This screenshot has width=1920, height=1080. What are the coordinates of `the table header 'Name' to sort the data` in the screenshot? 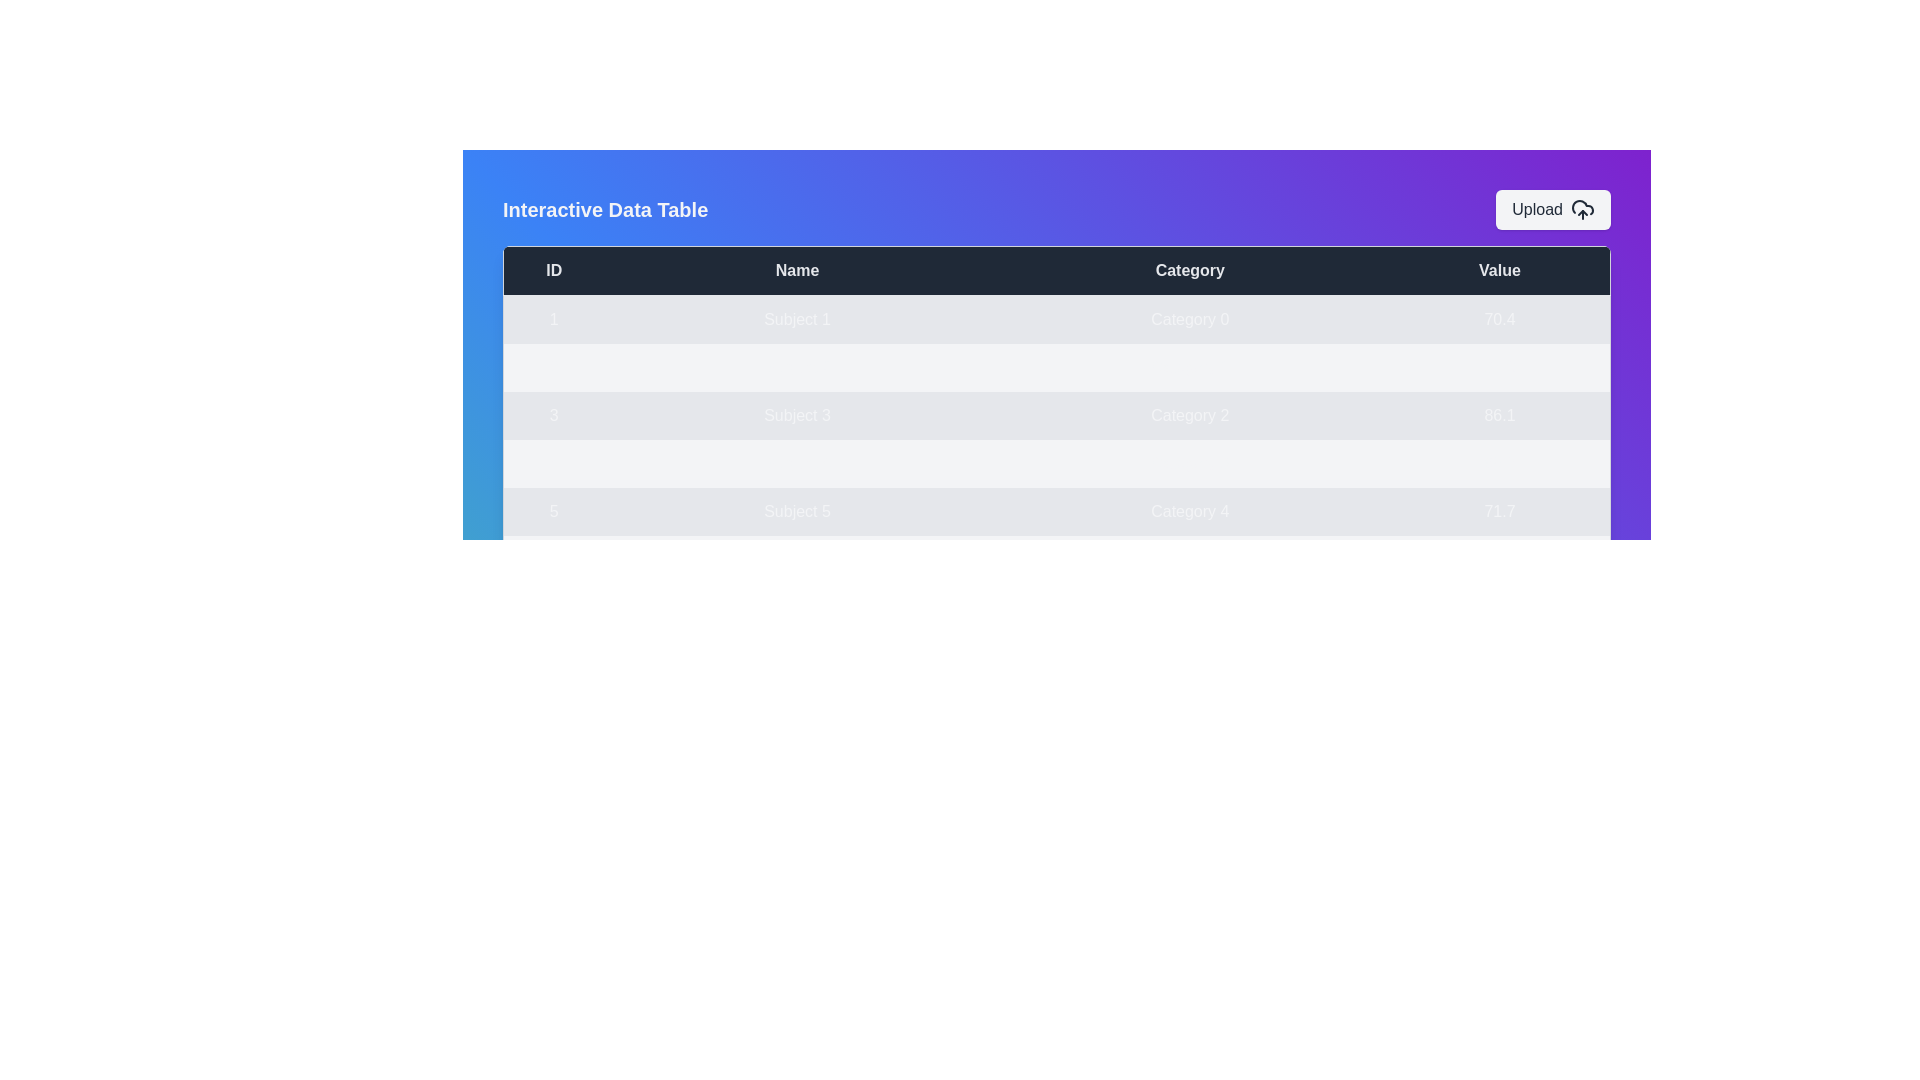 It's located at (796, 270).